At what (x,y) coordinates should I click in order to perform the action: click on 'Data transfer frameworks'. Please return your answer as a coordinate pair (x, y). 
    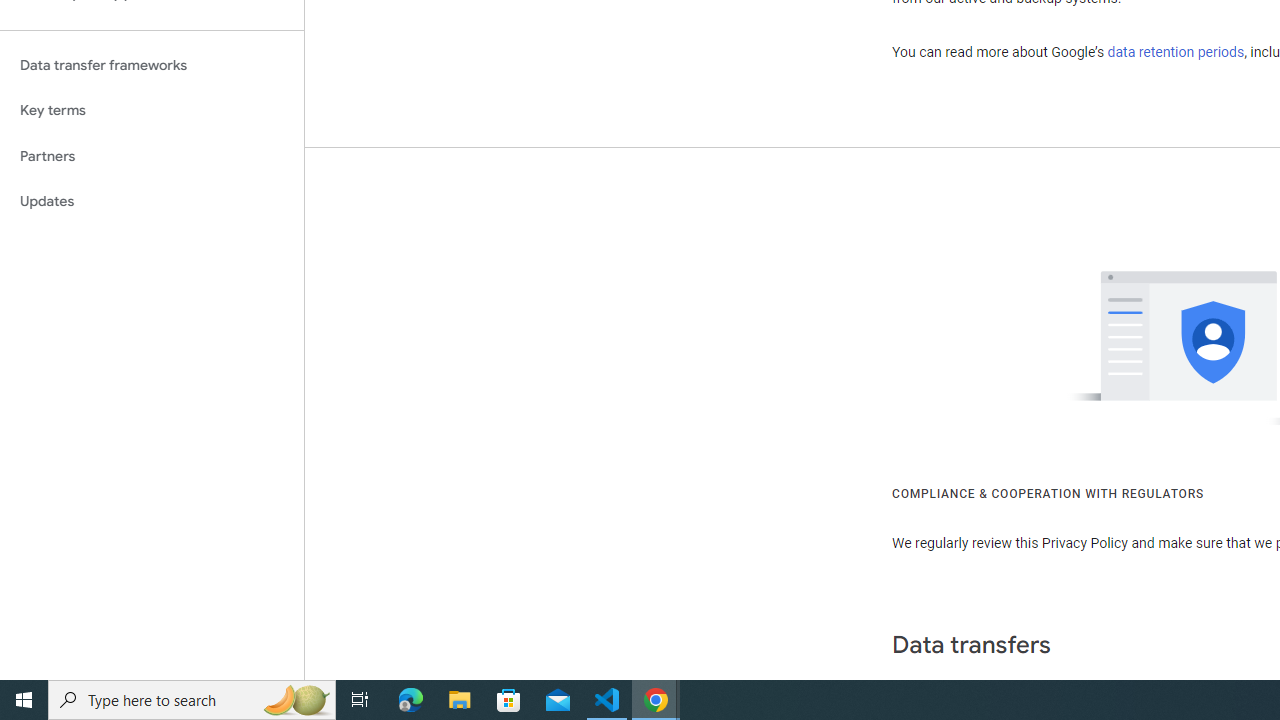
    Looking at the image, I should click on (151, 64).